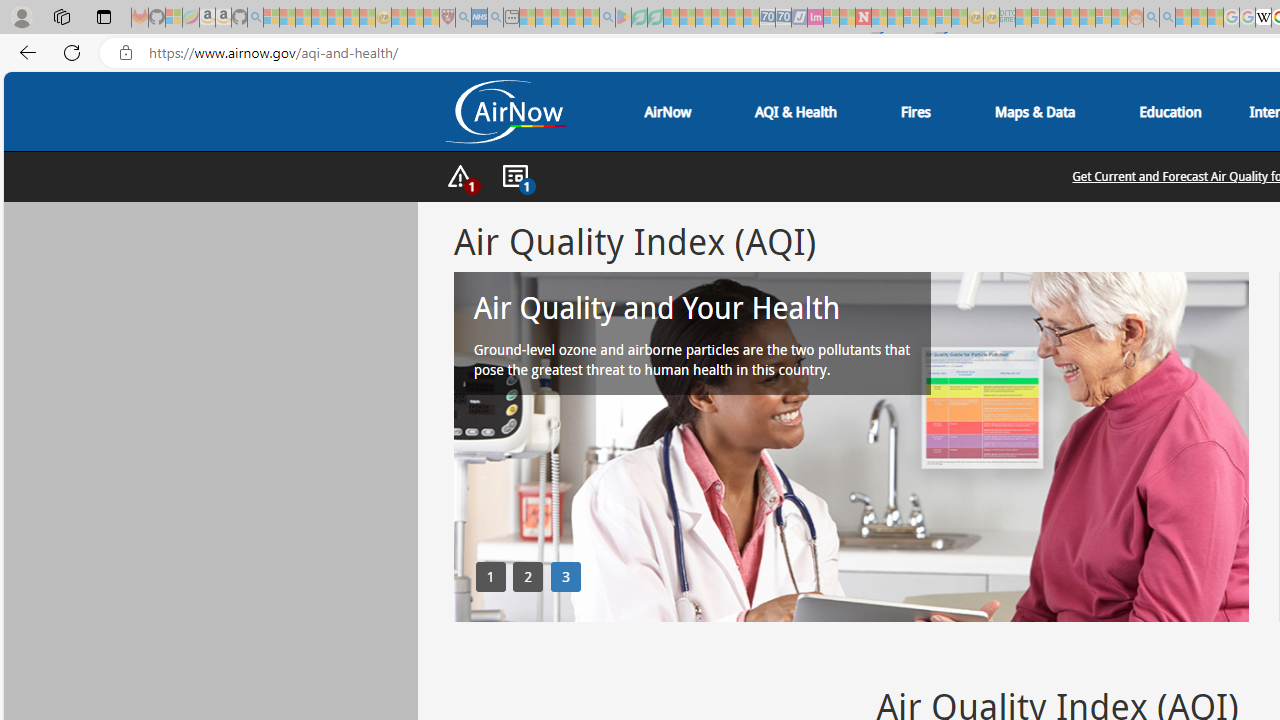 This screenshot has height=720, width=1280. Describe the element at coordinates (622, 17) in the screenshot. I see `'Bluey: Let'` at that location.